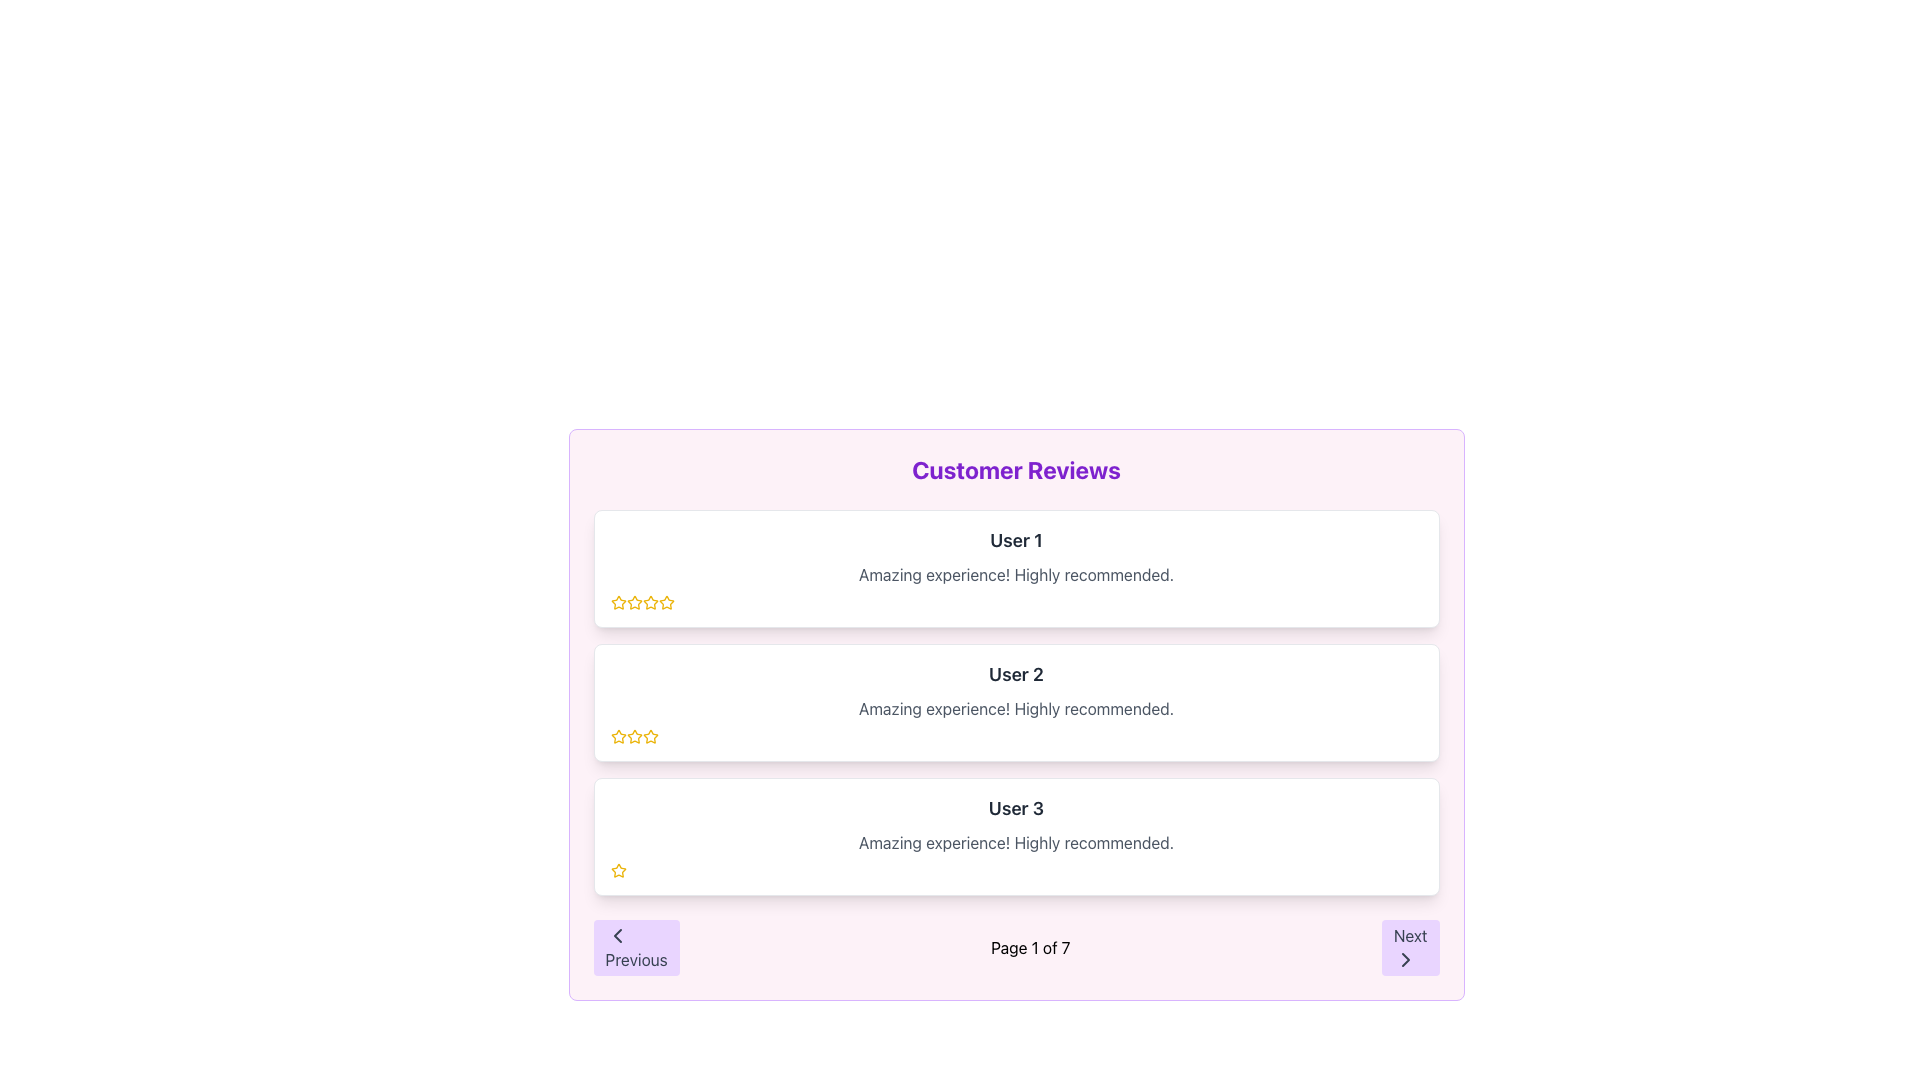 Image resolution: width=1920 pixels, height=1080 pixels. Describe the element at coordinates (617, 736) in the screenshot. I see `the rating value by focusing on the first star in the five-star rating system in the 'Customer Reviews' section, positioned near the top left of the card for the second user` at that location.